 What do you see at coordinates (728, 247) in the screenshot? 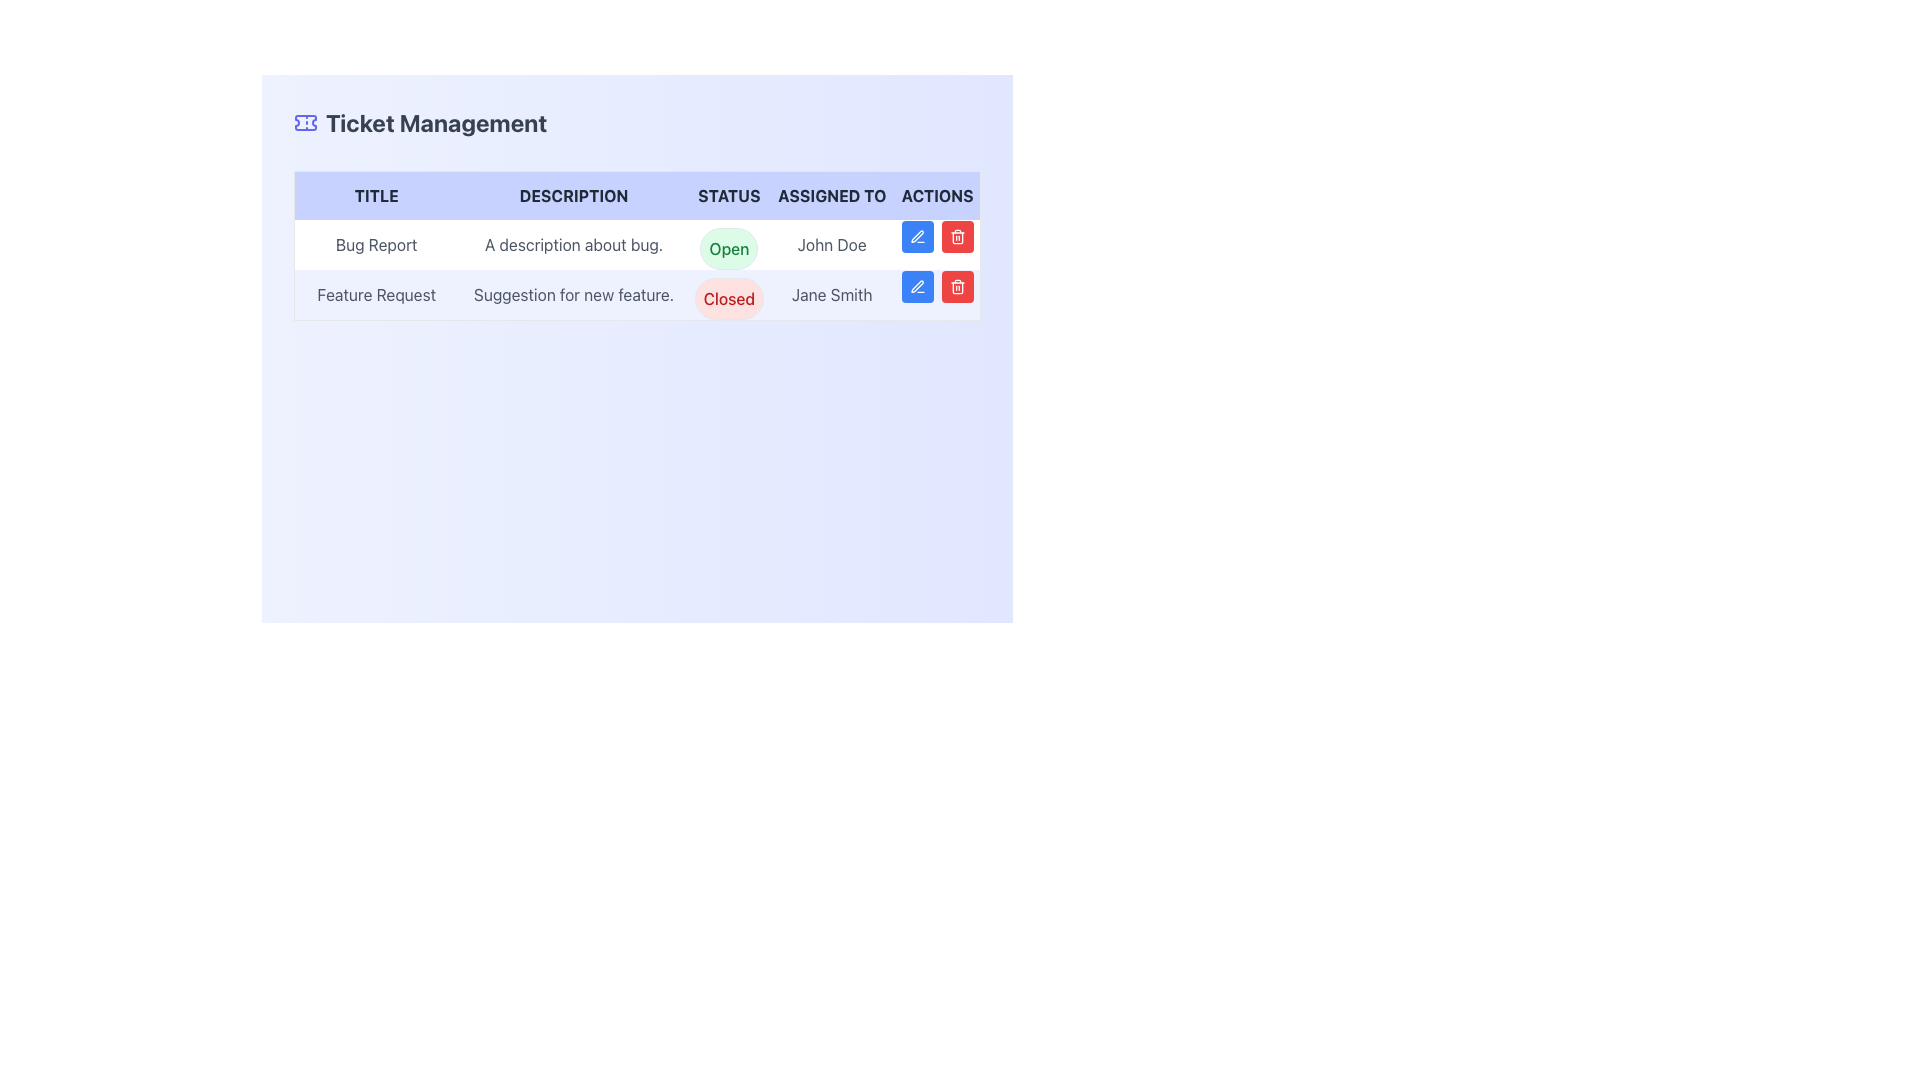
I see `the status indicator text label that denotes the current status of the bug report as 'Open' located in the 'STATUS' column of the first row in the 'Ticket Management' table` at bounding box center [728, 247].